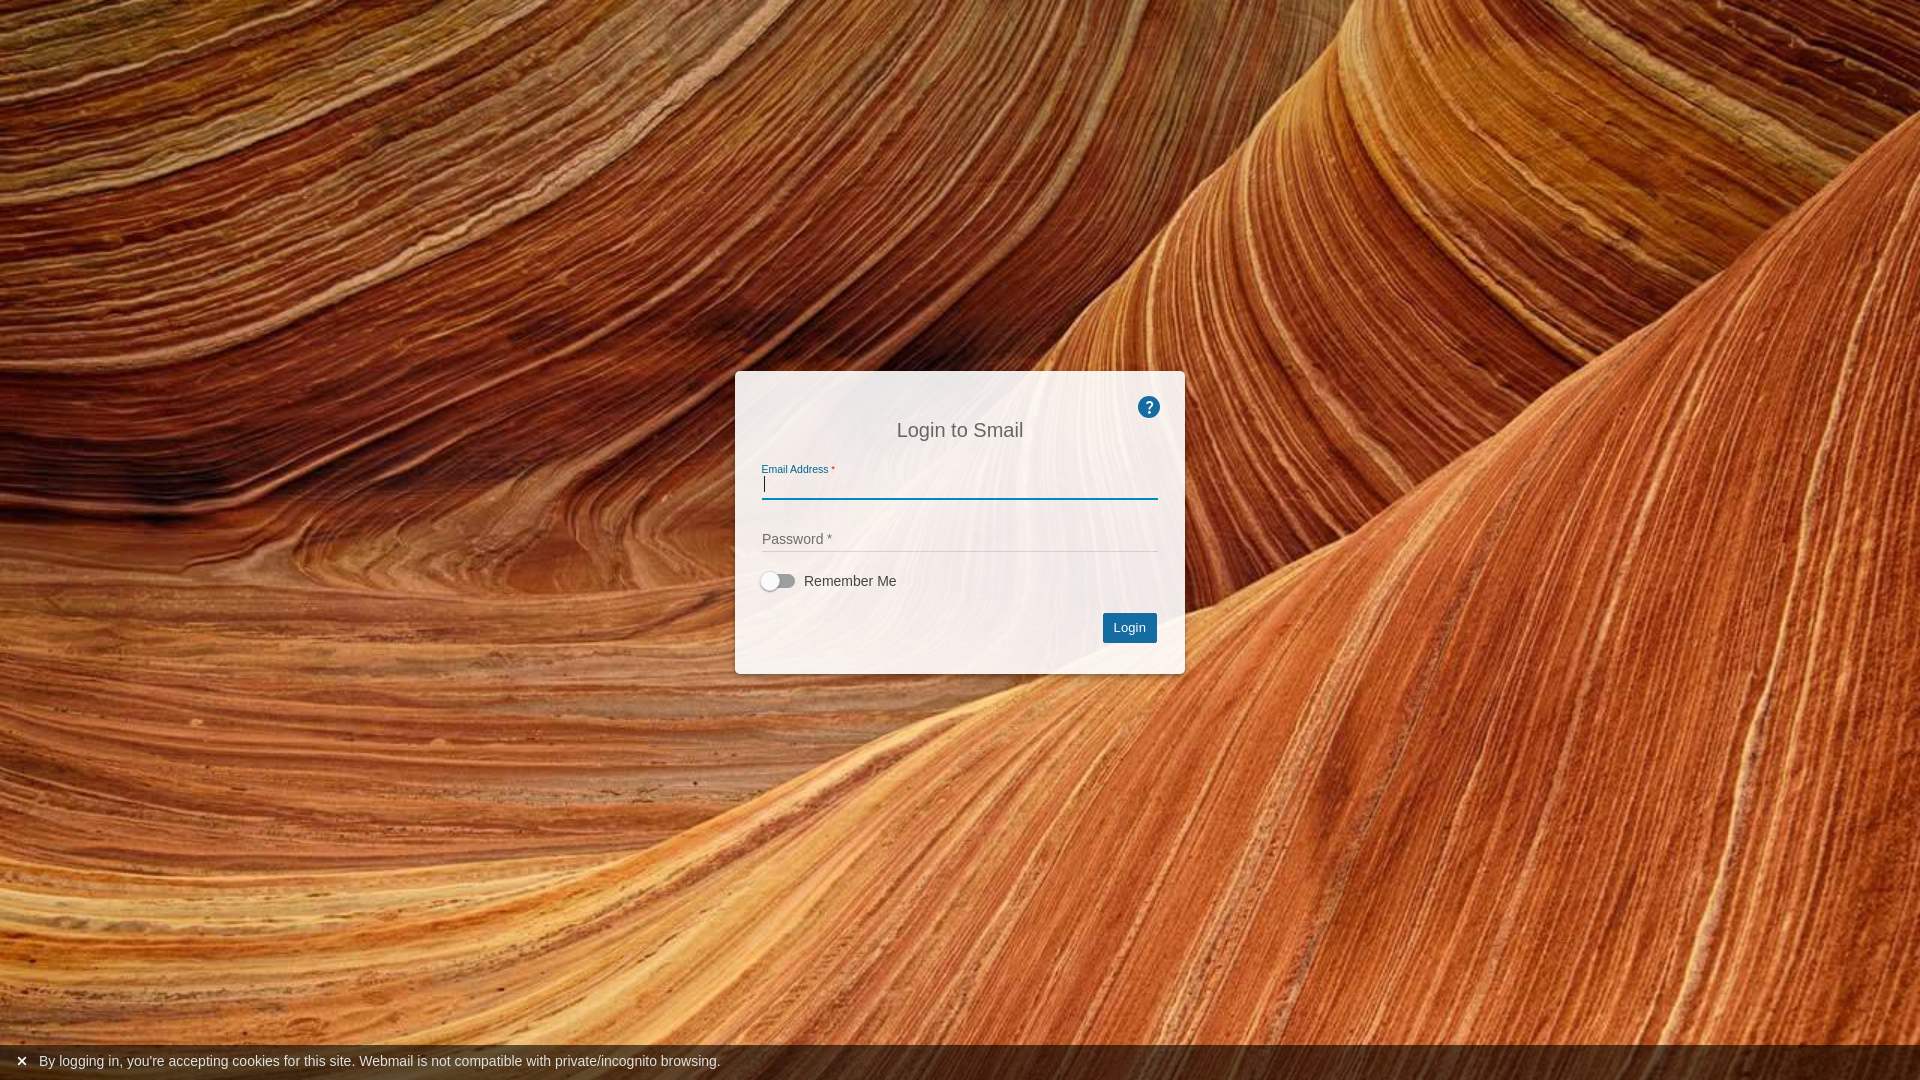 The image size is (1920, 1080). I want to click on 'Login', so click(1129, 627).